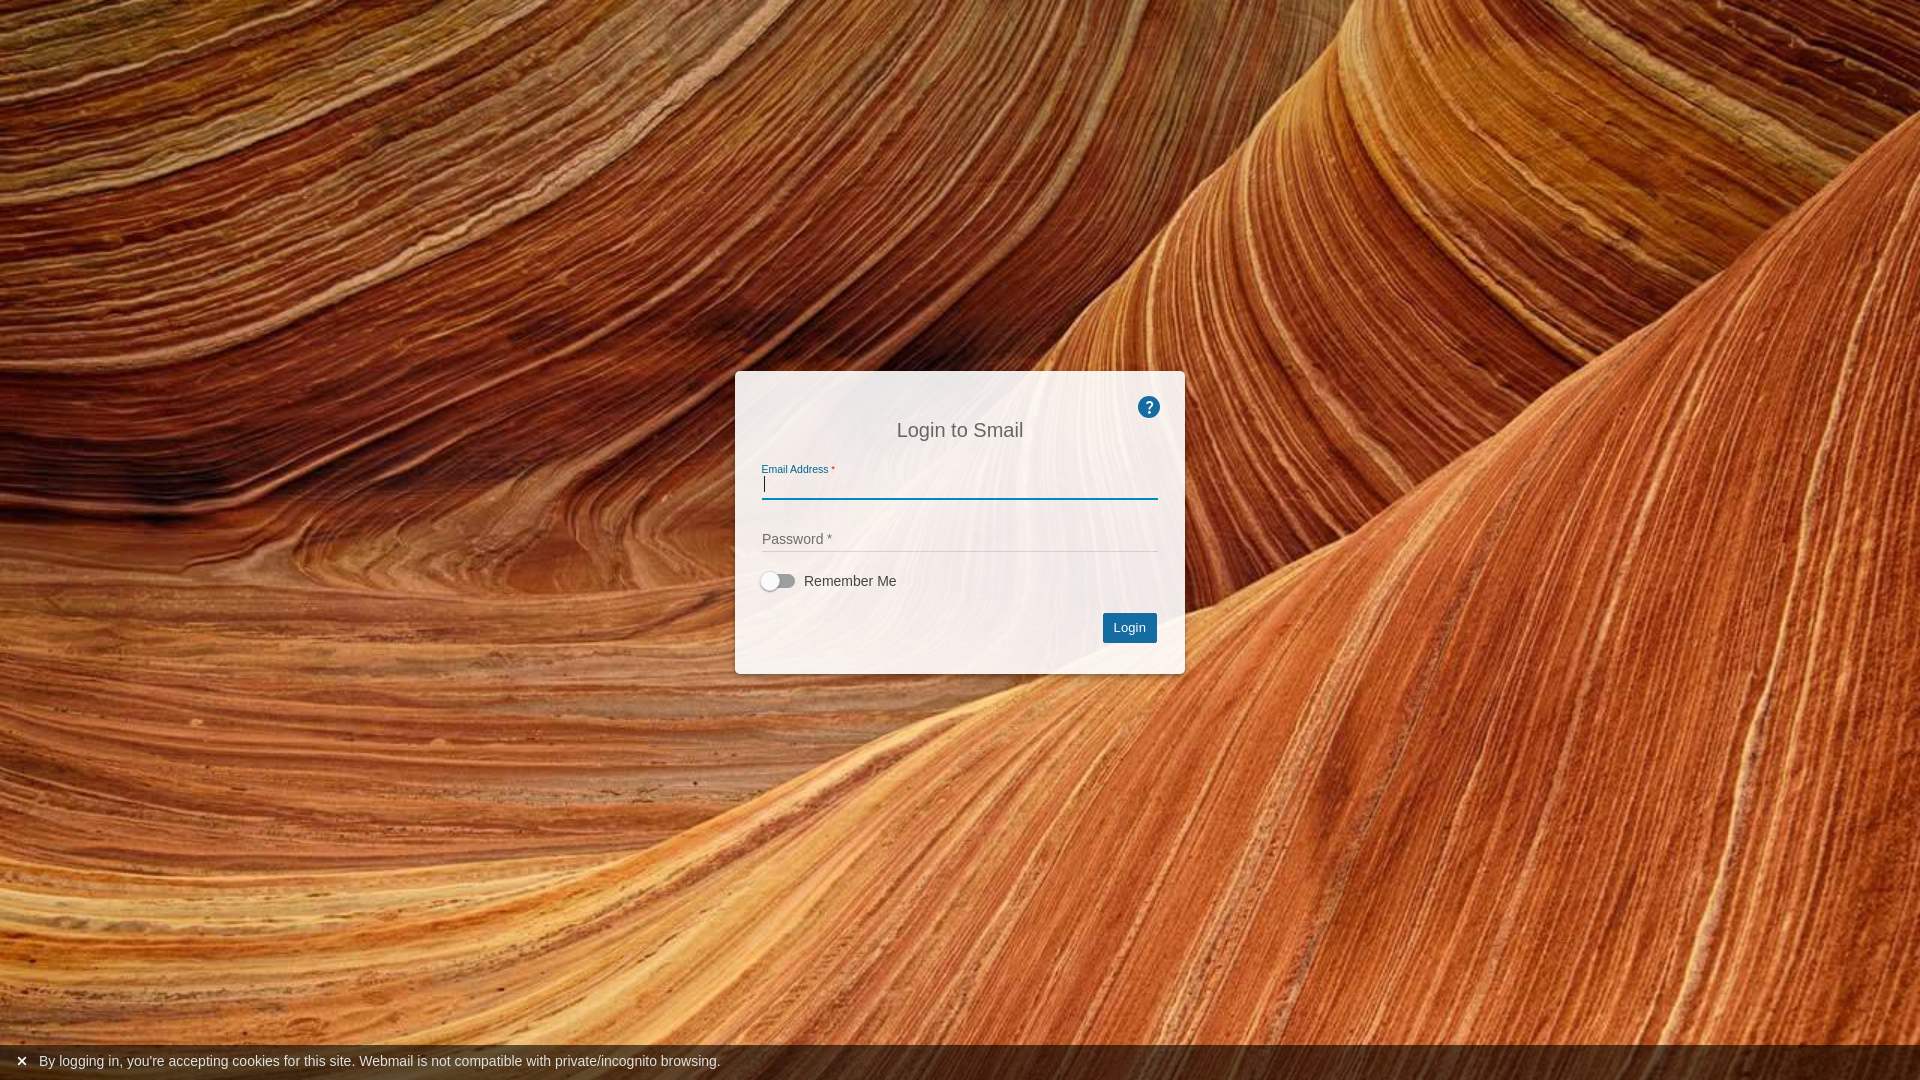 The image size is (1920, 1080). I want to click on 'Login', so click(1129, 627).